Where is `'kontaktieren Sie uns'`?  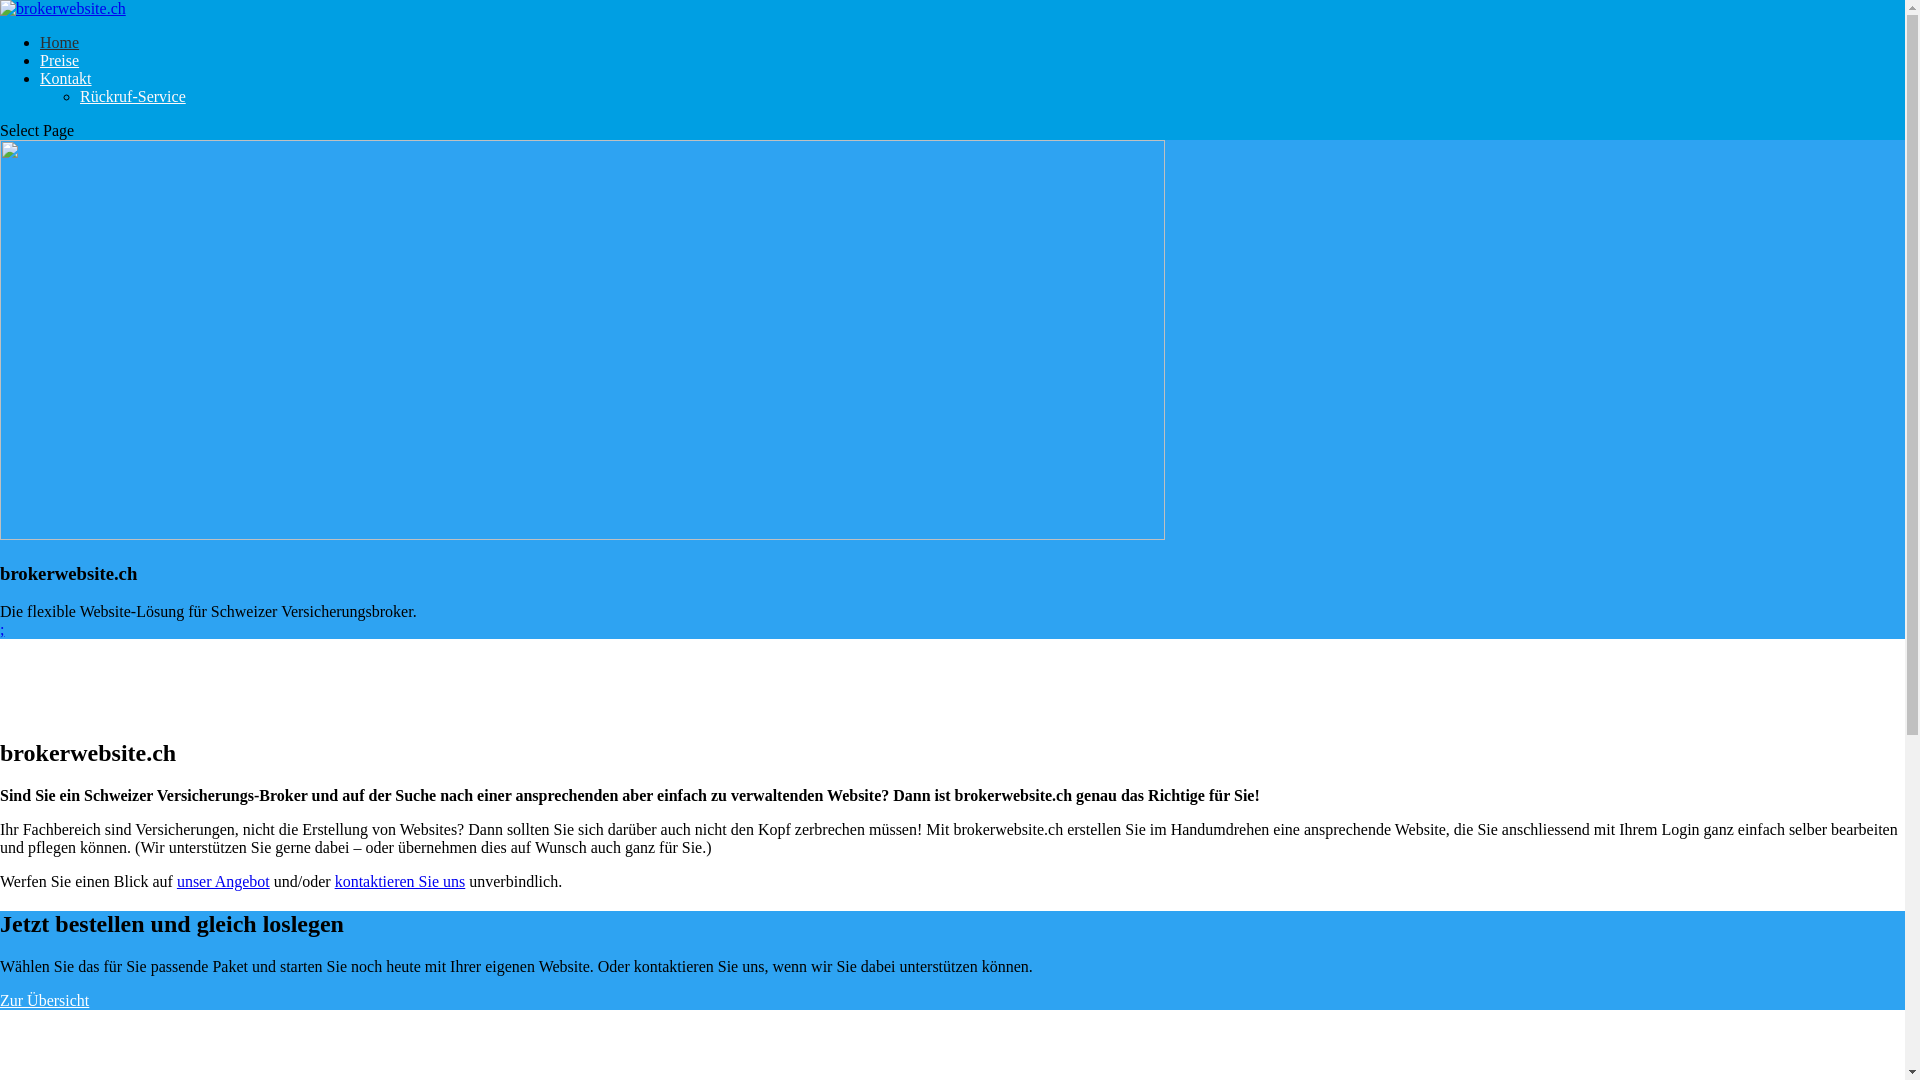 'kontaktieren Sie uns' is located at coordinates (400, 880).